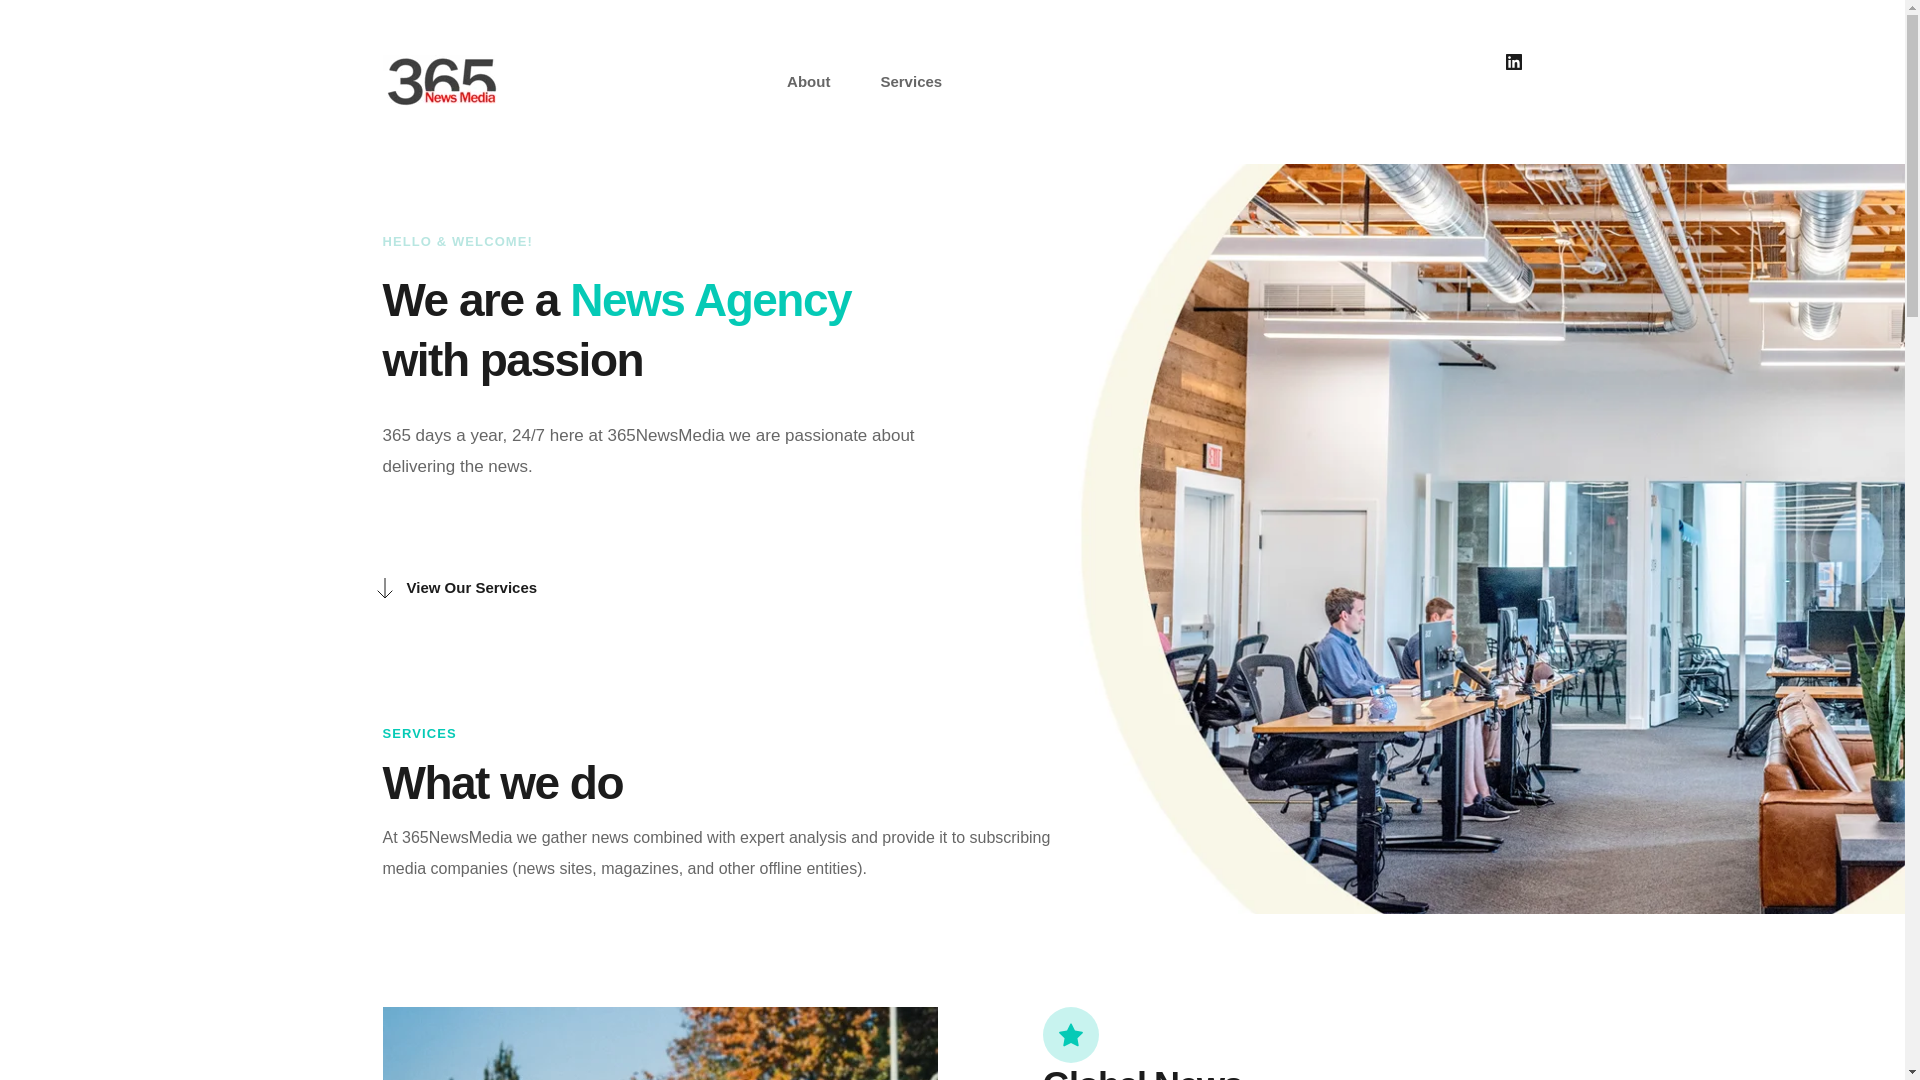  What do you see at coordinates (910, 80) in the screenshot?
I see `'Services'` at bounding box center [910, 80].